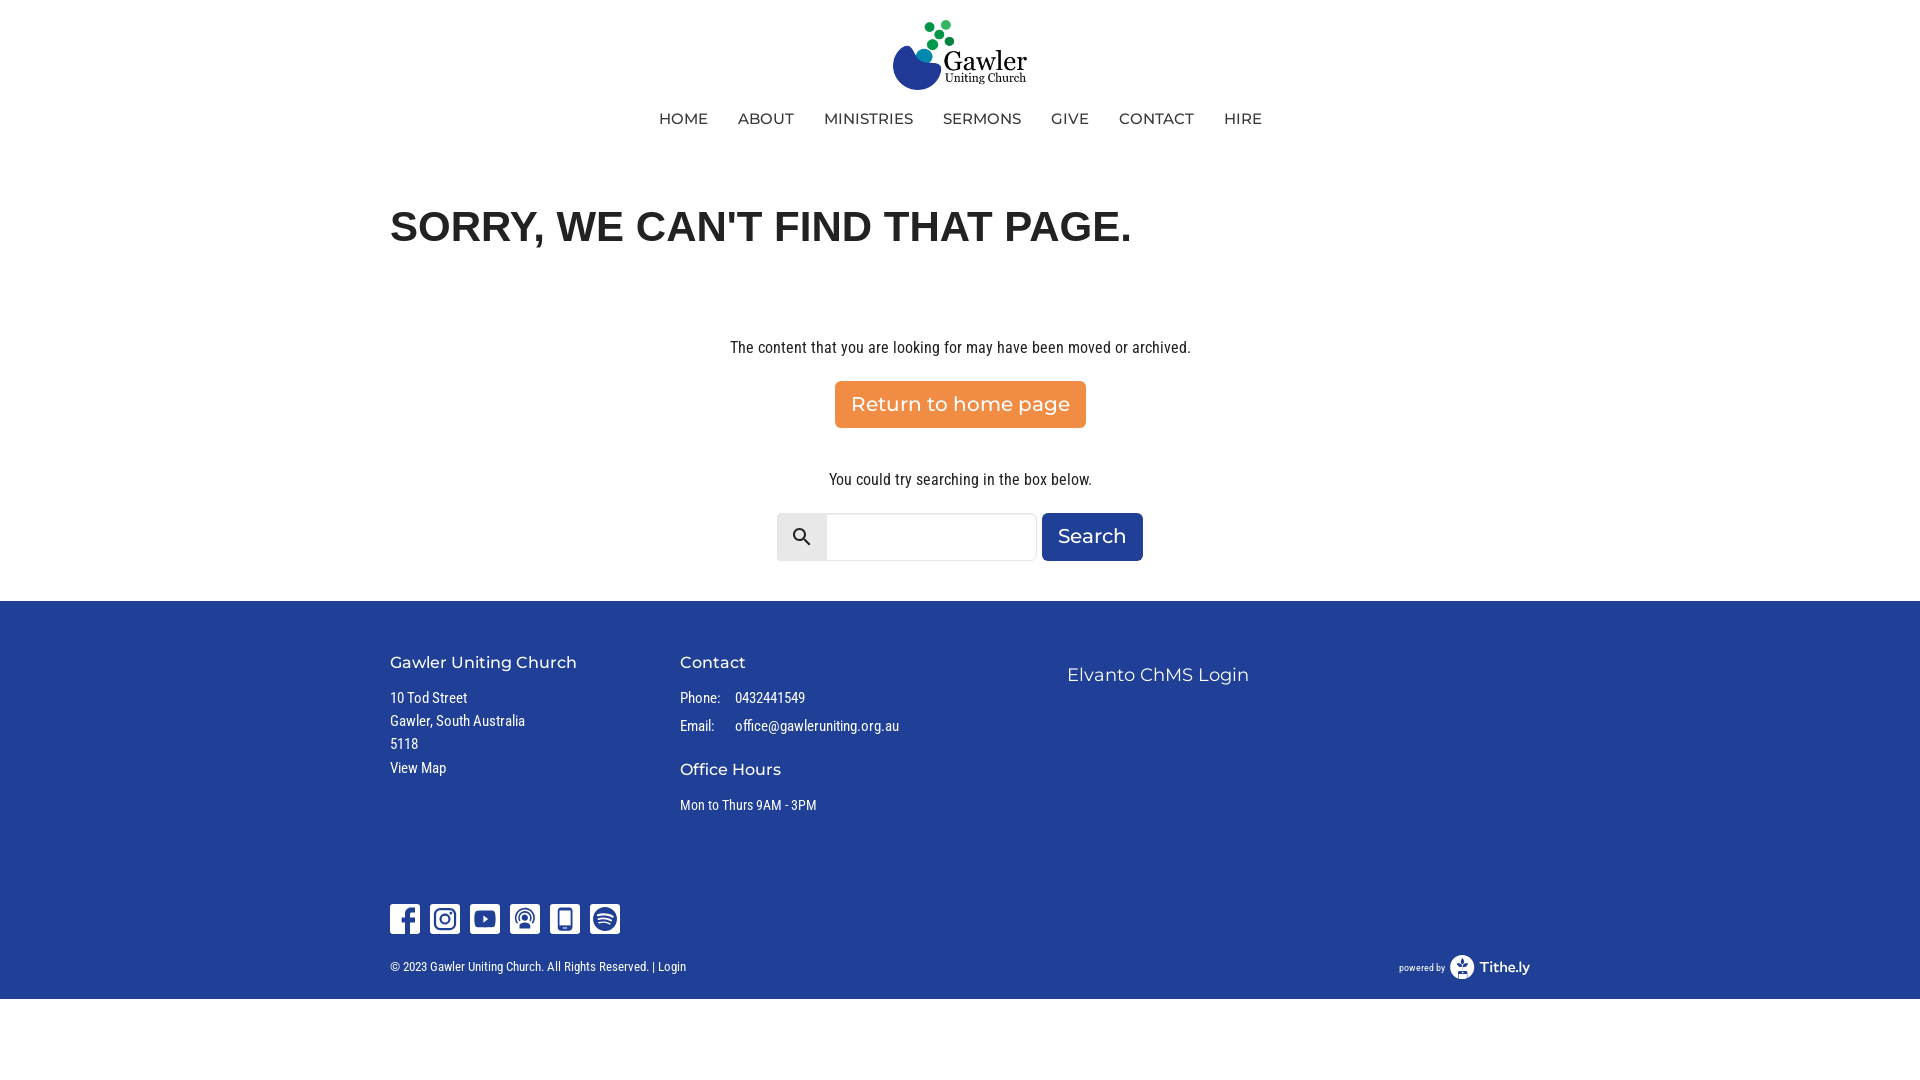 This screenshot has height=1080, width=1920. Describe the element at coordinates (1242, 118) in the screenshot. I see `'HIRE'` at that location.